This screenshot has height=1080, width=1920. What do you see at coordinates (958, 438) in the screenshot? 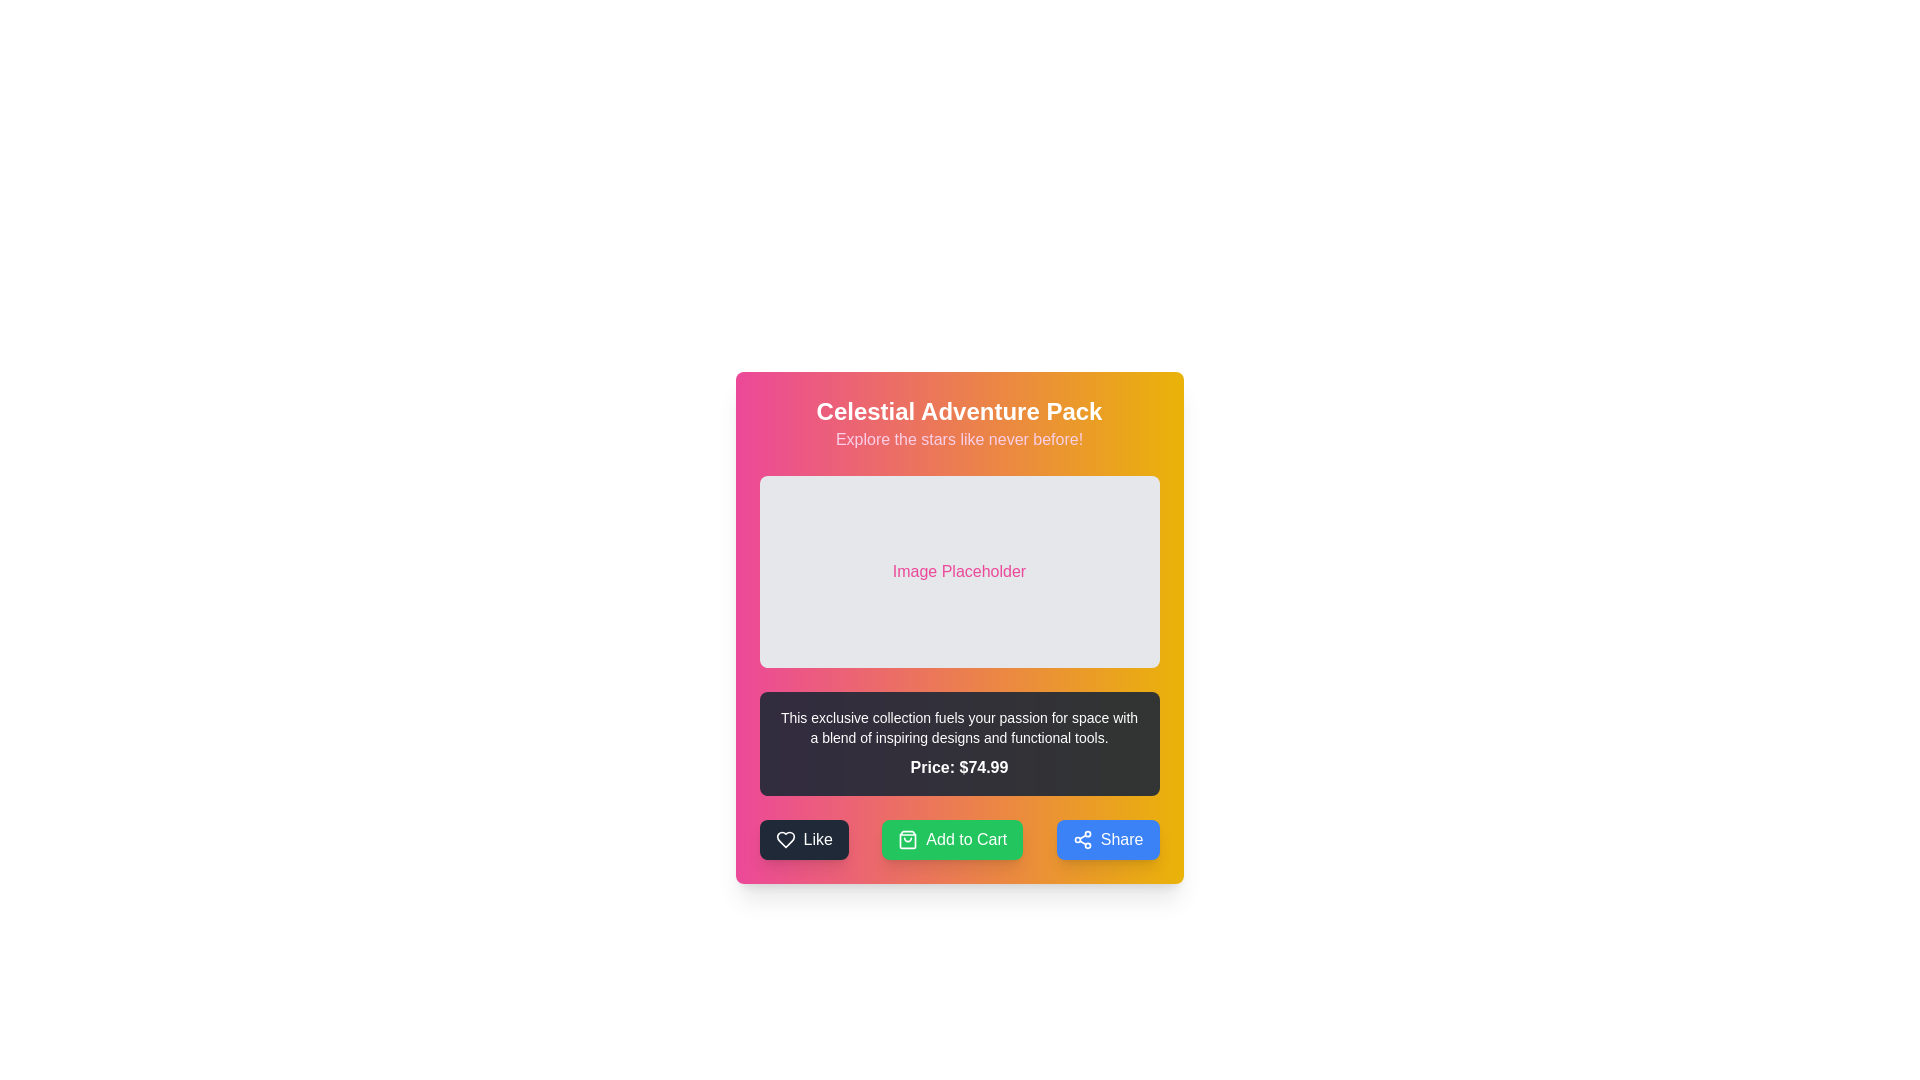
I see `the text element displaying 'Explore the stars like never before!' which is centrally aligned beneath the title 'Celestial Adventure Pack' within a visually styled card` at bounding box center [958, 438].